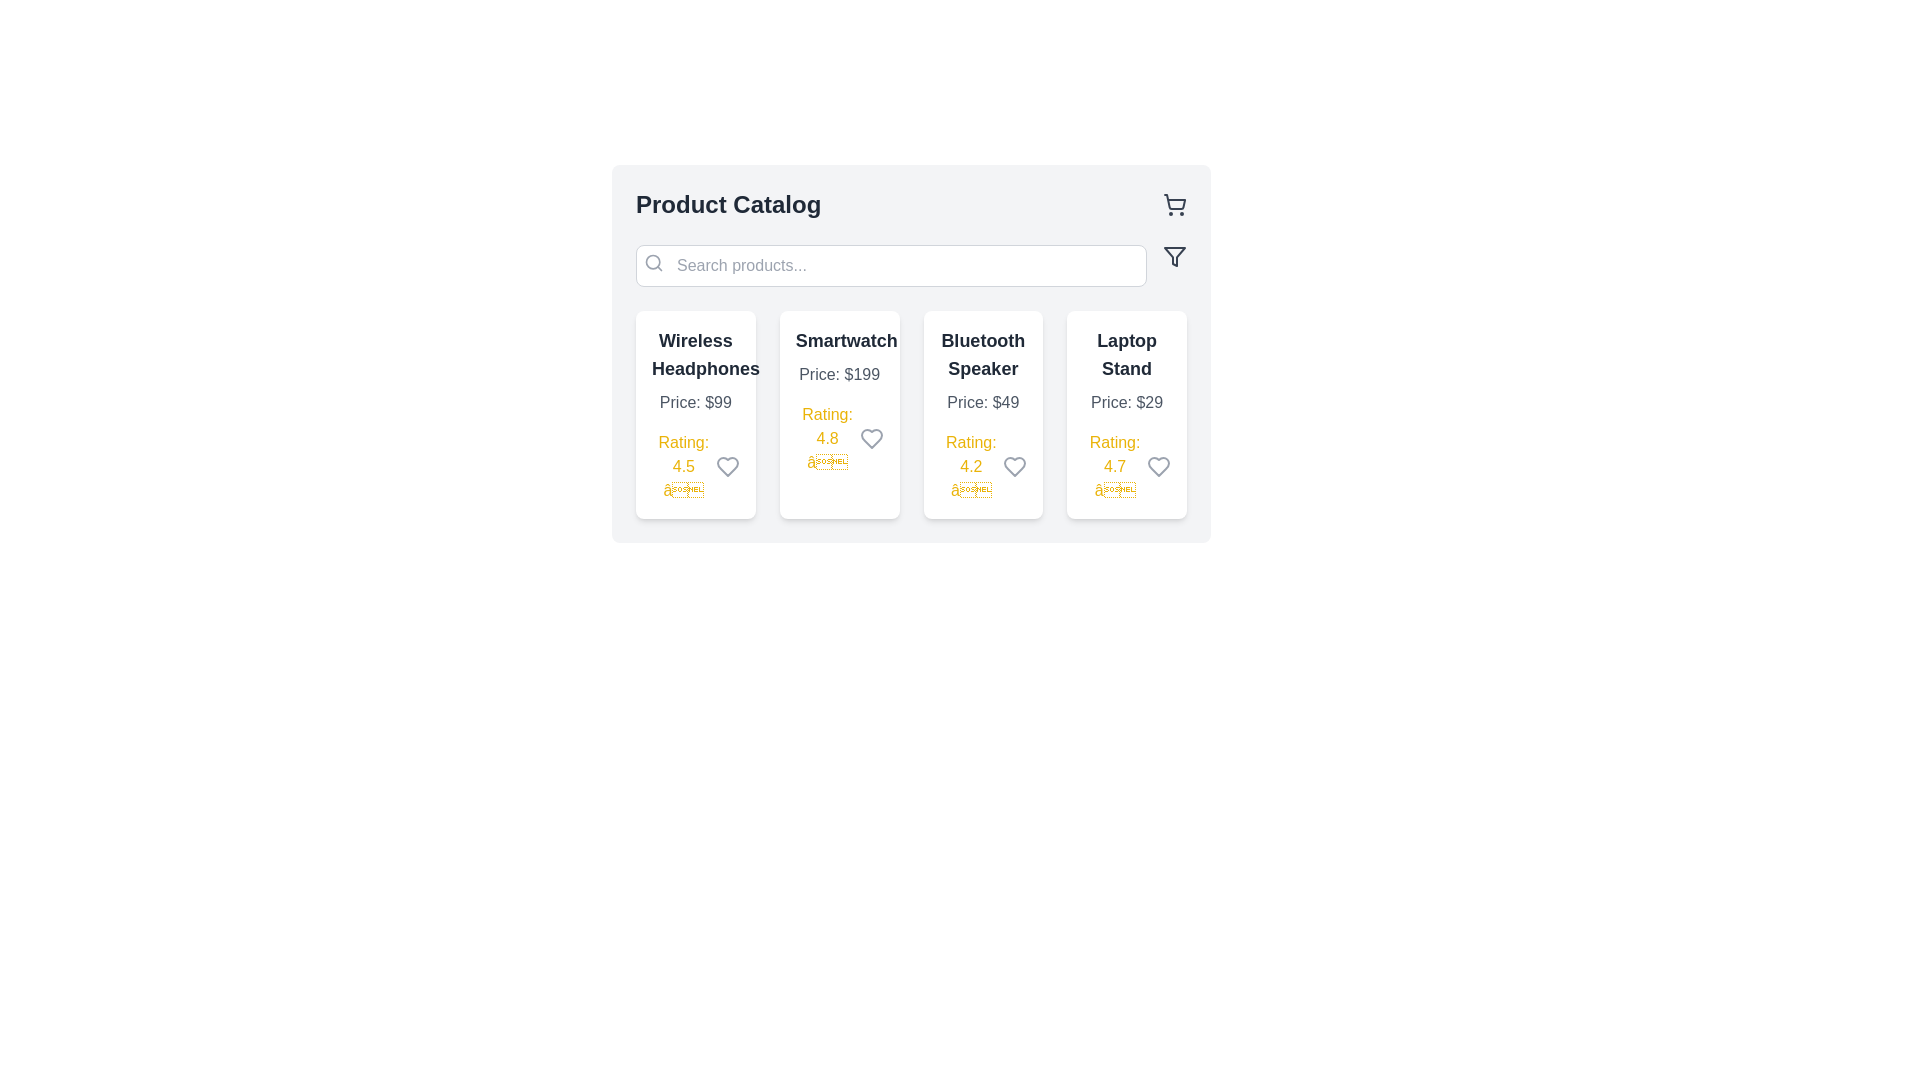 This screenshot has width=1920, height=1080. Describe the element at coordinates (827, 438) in the screenshot. I see `the text label displaying 'Rating: 4.8 ★' styled in yellow, which is located in the second product card from the left in the product catalog` at that location.